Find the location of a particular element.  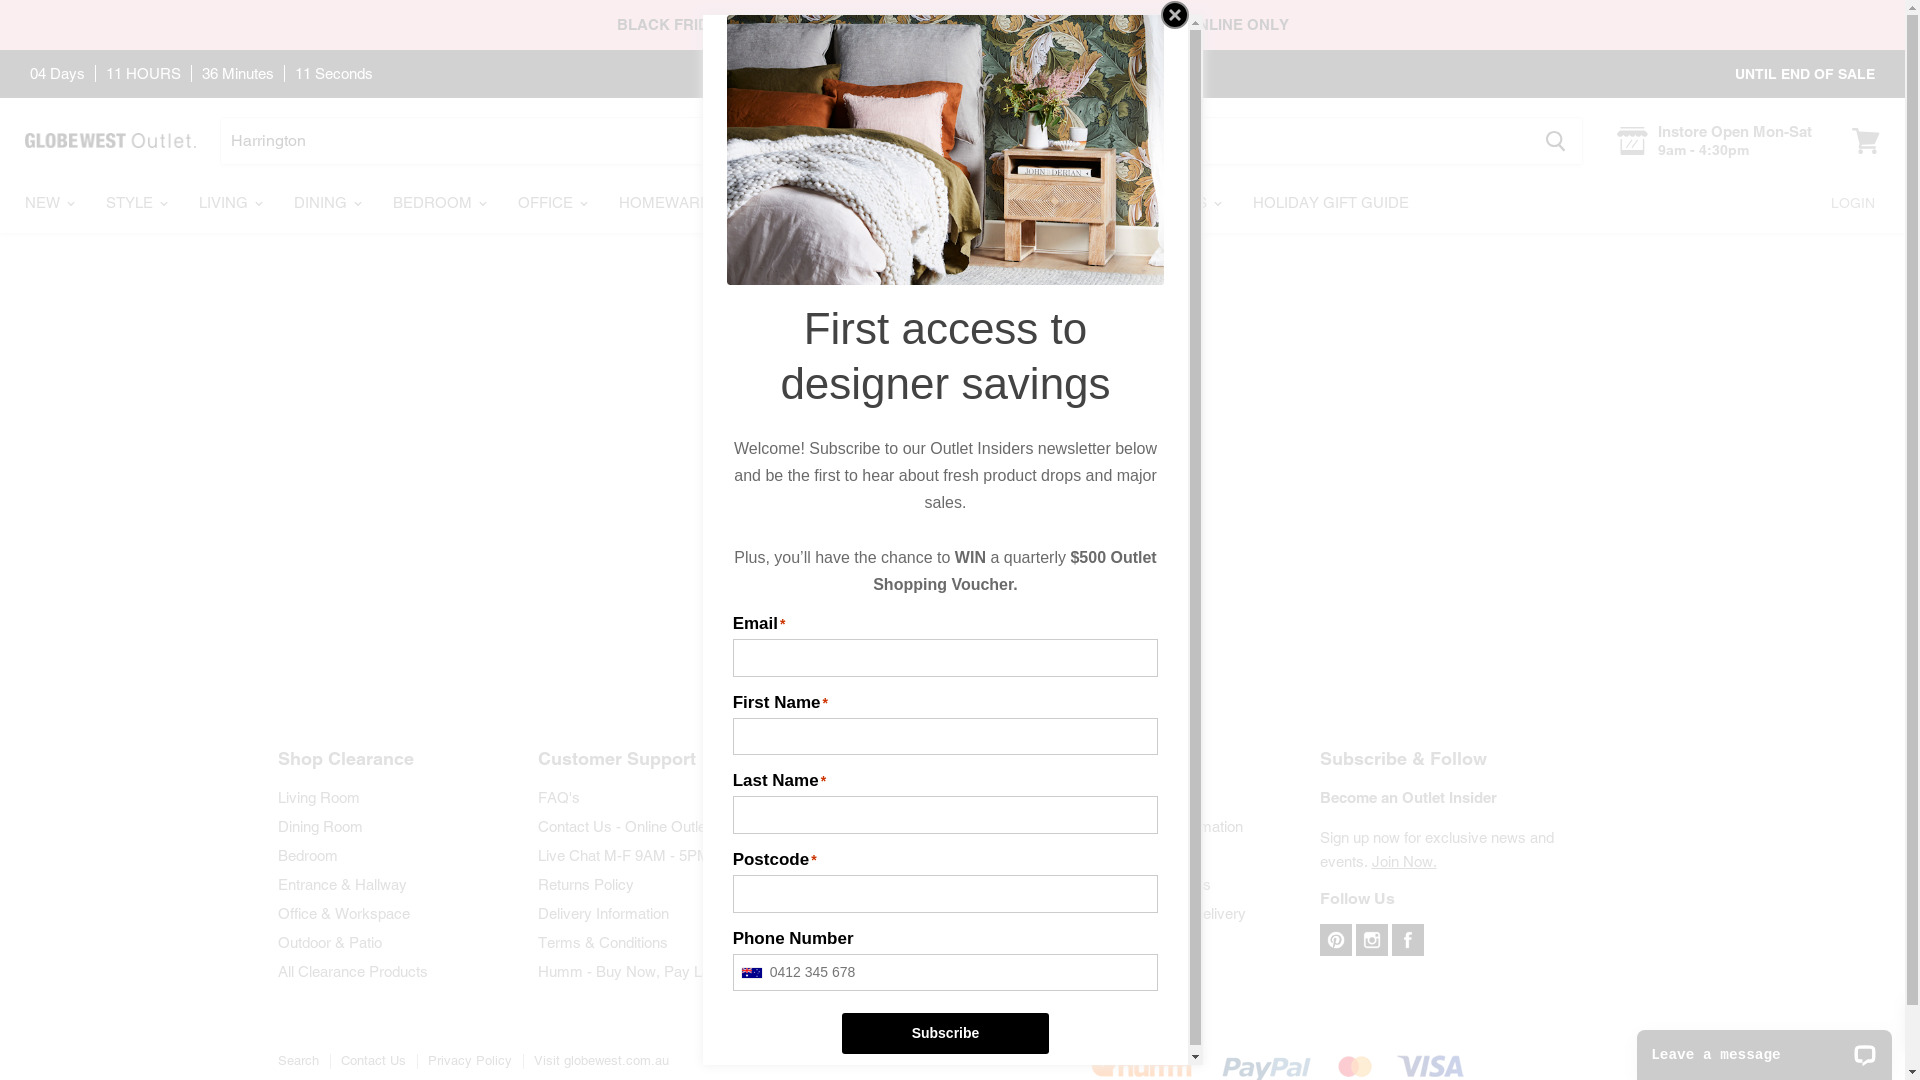

'View cart' is located at coordinates (1865, 140).